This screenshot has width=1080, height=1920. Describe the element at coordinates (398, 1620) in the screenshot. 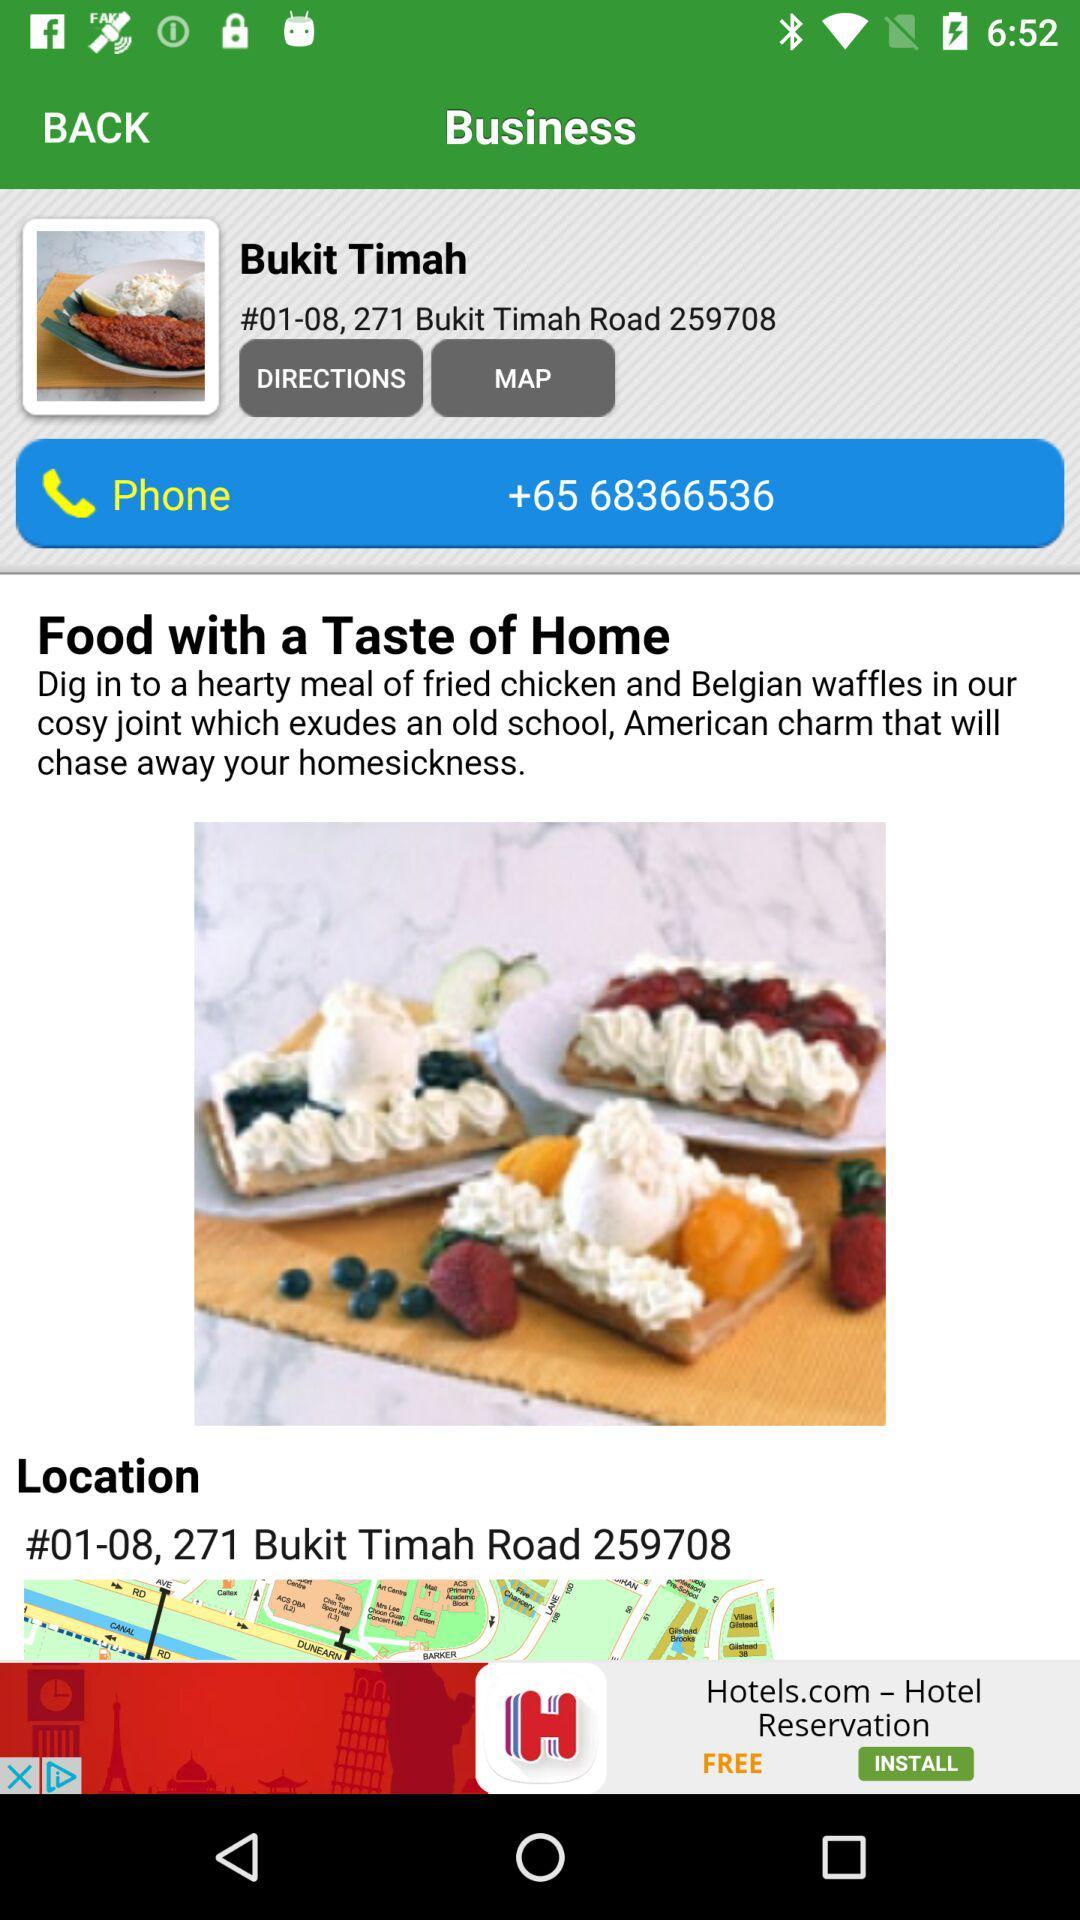

I see `the image which is below the location` at that location.